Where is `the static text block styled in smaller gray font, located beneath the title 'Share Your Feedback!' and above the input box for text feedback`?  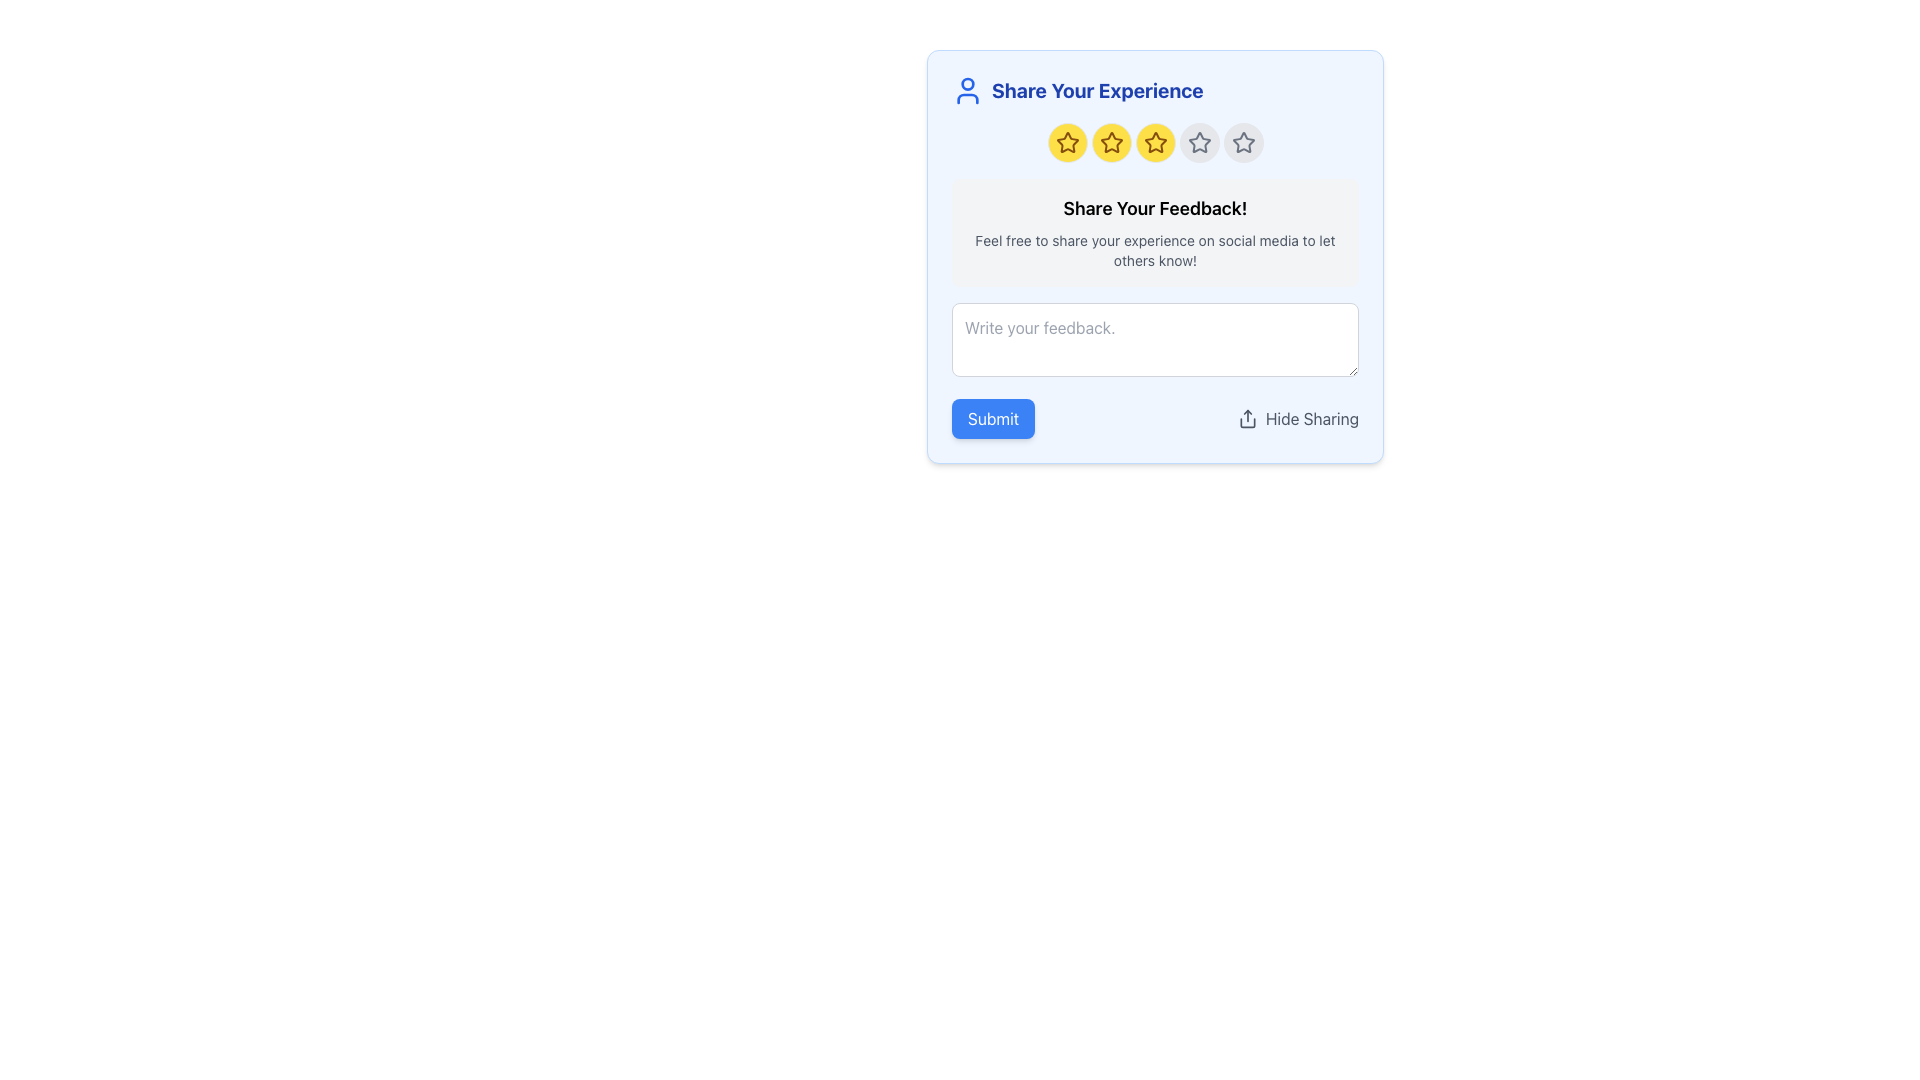 the static text block styled in smaller gray font, located beneath the title 'Share Your Feedback!' and above the input box for text feedback is located at coordinates (1155, 249).